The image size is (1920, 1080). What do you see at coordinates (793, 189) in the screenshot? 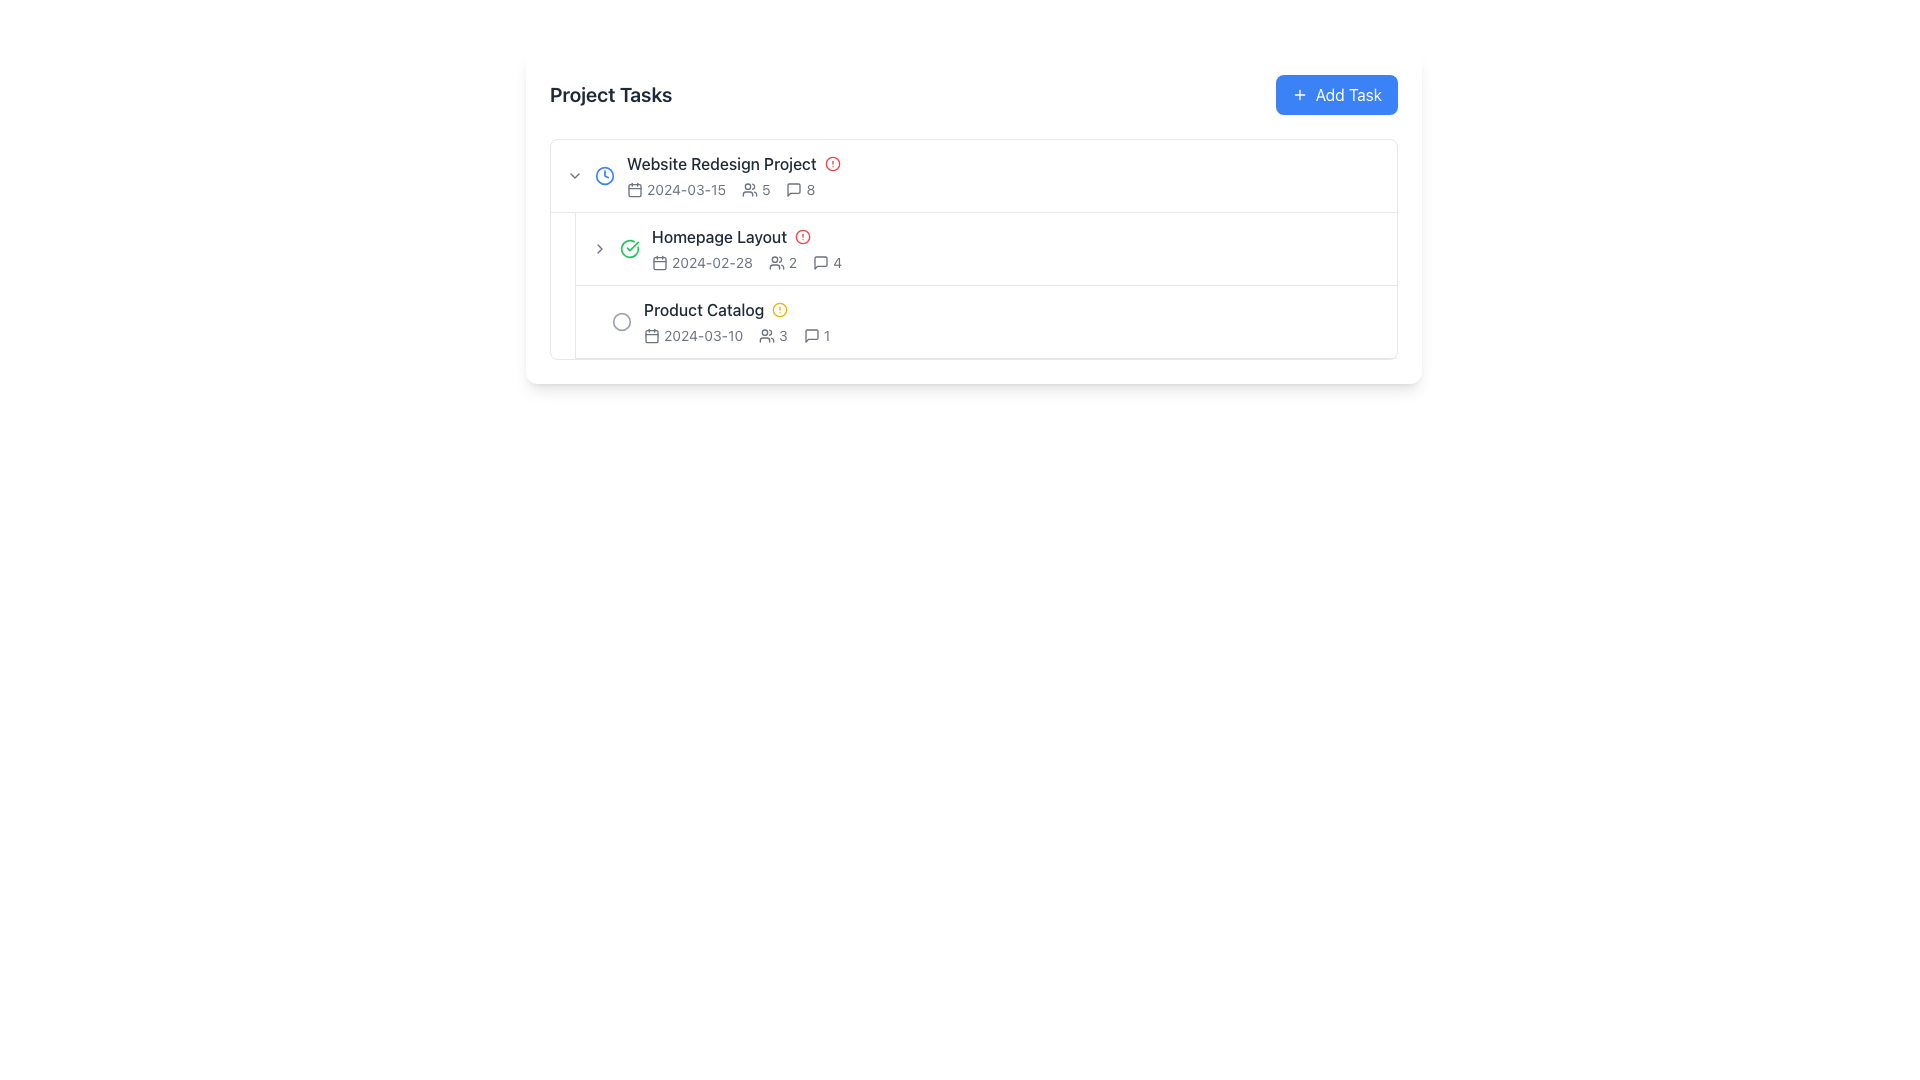
I see `the speech bubble icon representing chat functionality, which is located to the left of the number '8' in the task list for the 'Website Redesign Project'` at bounding box center [793, 189].